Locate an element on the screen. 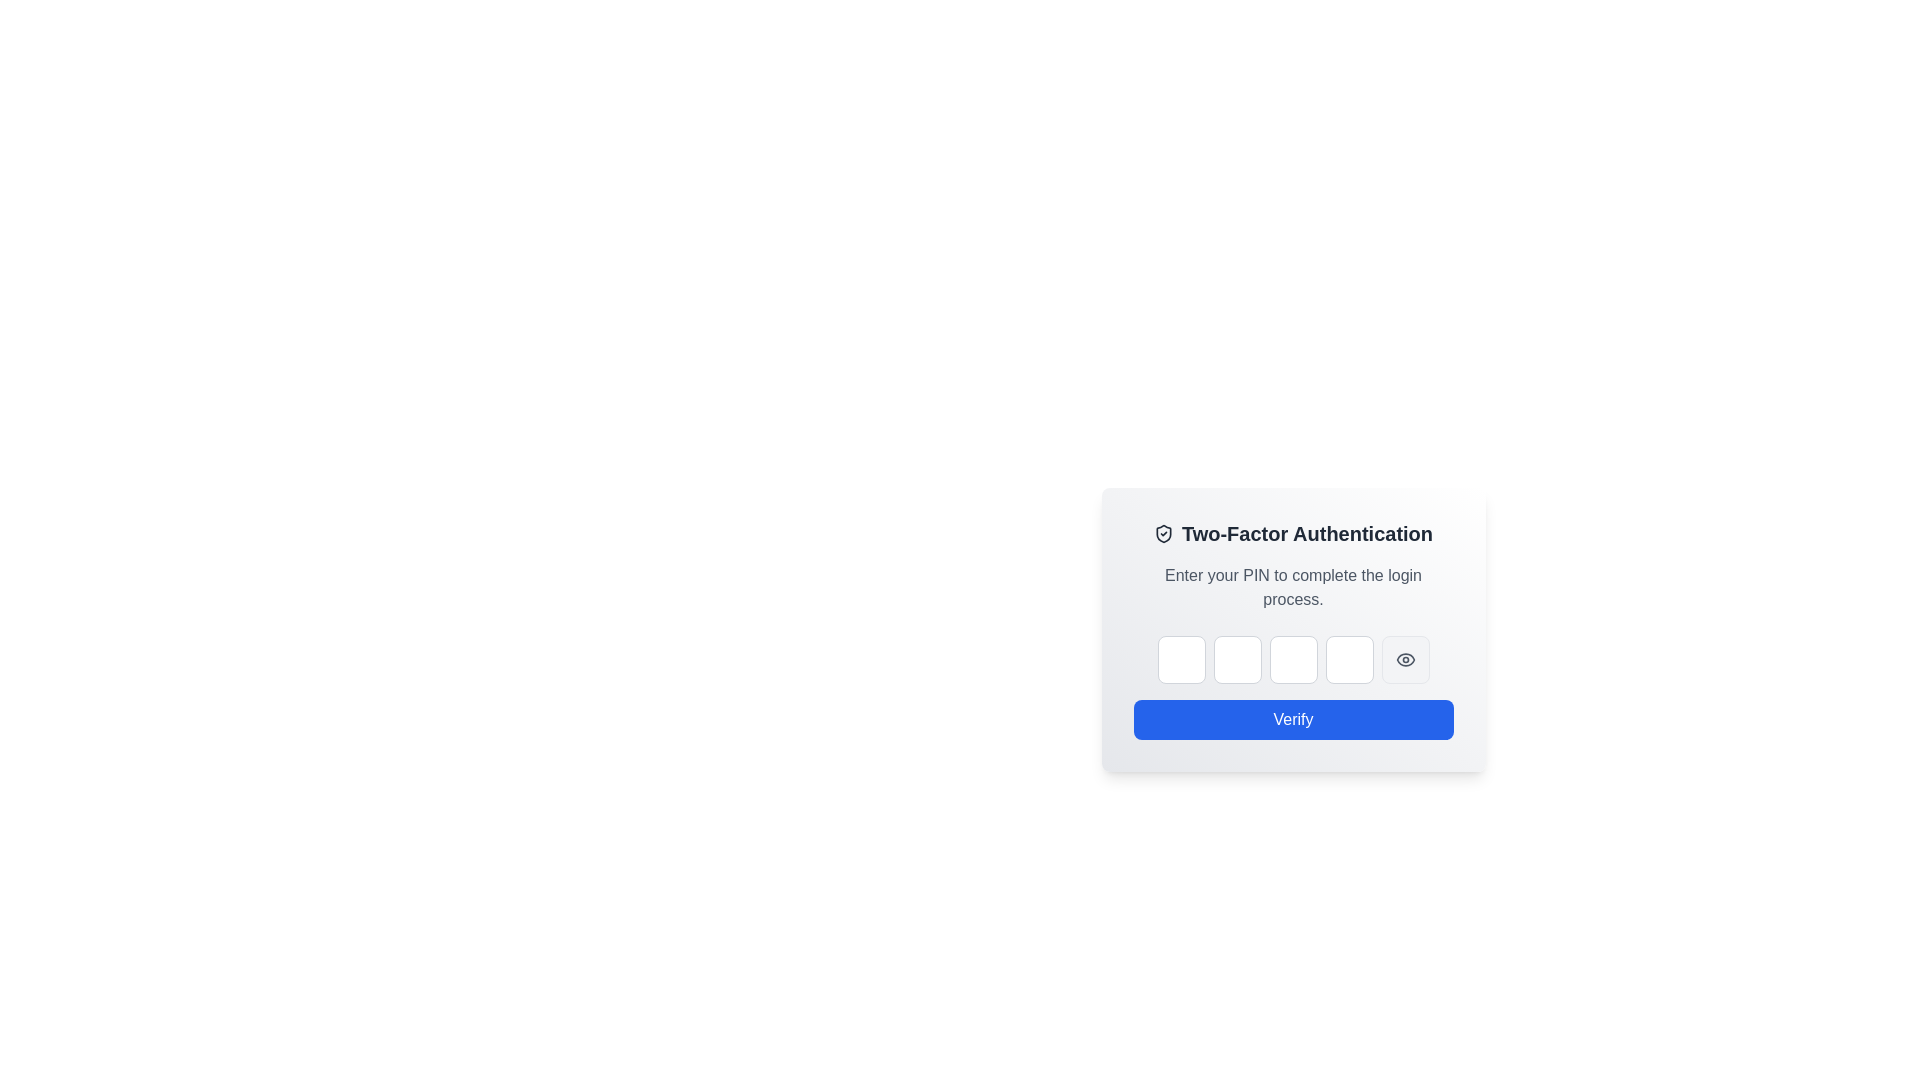 Image resolution: width=1920 pixels, height=1080 pixels. shield icon with a check mark inside it, located to the left of the 'Two-Factor Authentication' text in the modal header is located at coordinates (1163, 532).